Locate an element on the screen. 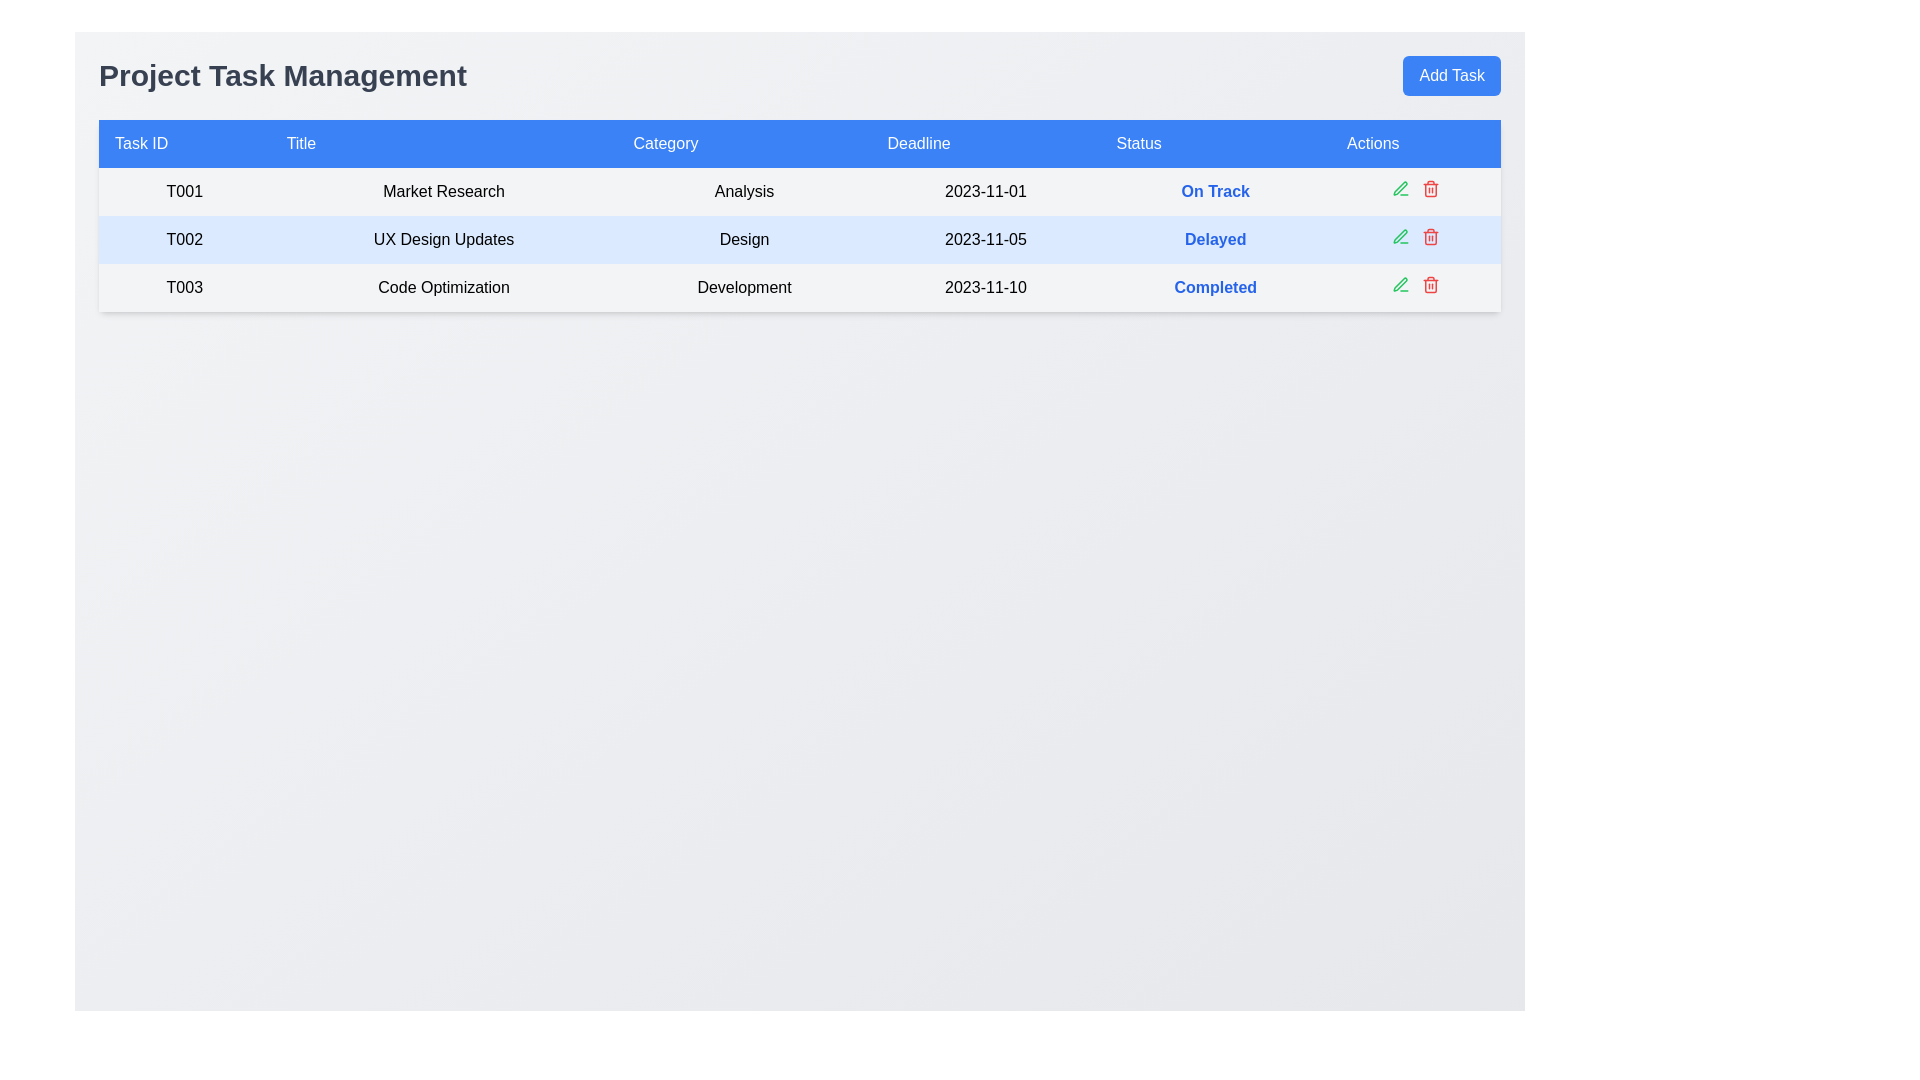  the Text label in the Title column that describes the task with ID 'T002' is located at coordinates (443, 238).